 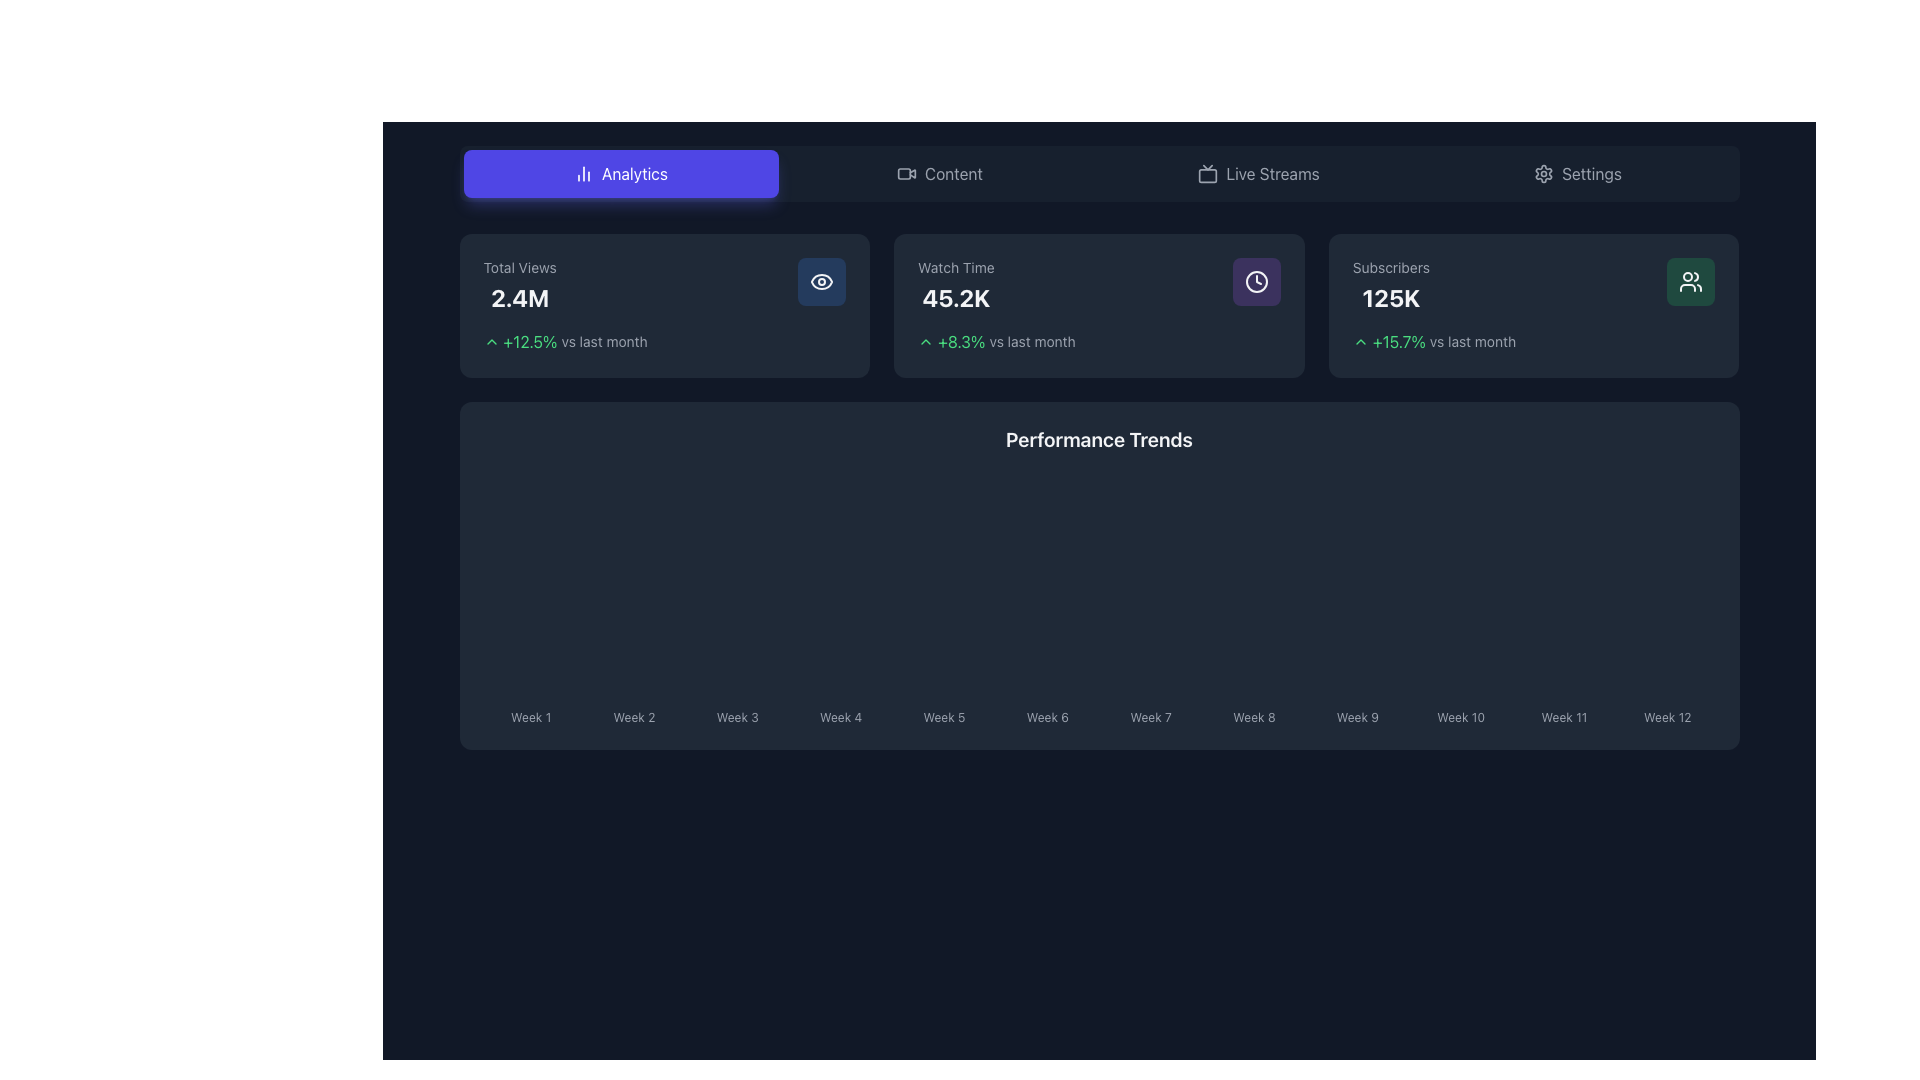 I want to click on the sixth Static Text Label indicating the sixth week in the performance trend timeline, located beneath the 'Performance Trends' heading, so click(x=1046, y=716).